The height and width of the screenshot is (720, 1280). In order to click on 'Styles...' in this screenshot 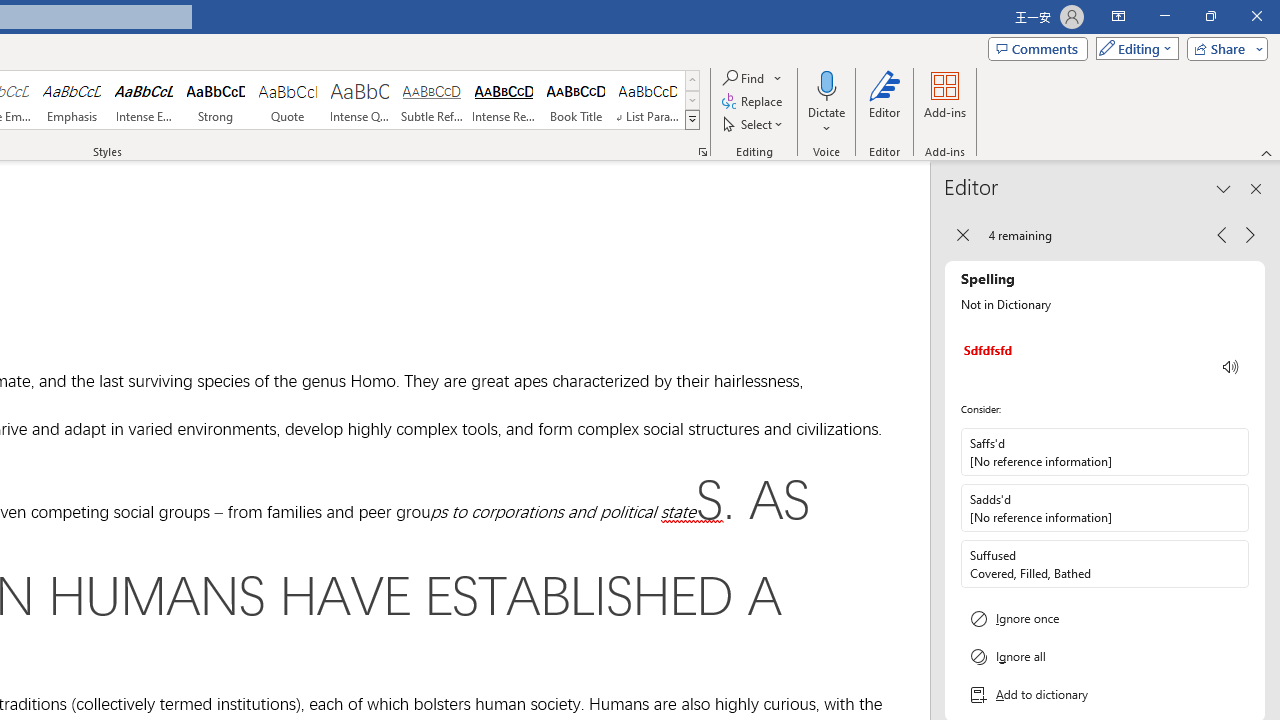, I will do `click(702, 150)`.